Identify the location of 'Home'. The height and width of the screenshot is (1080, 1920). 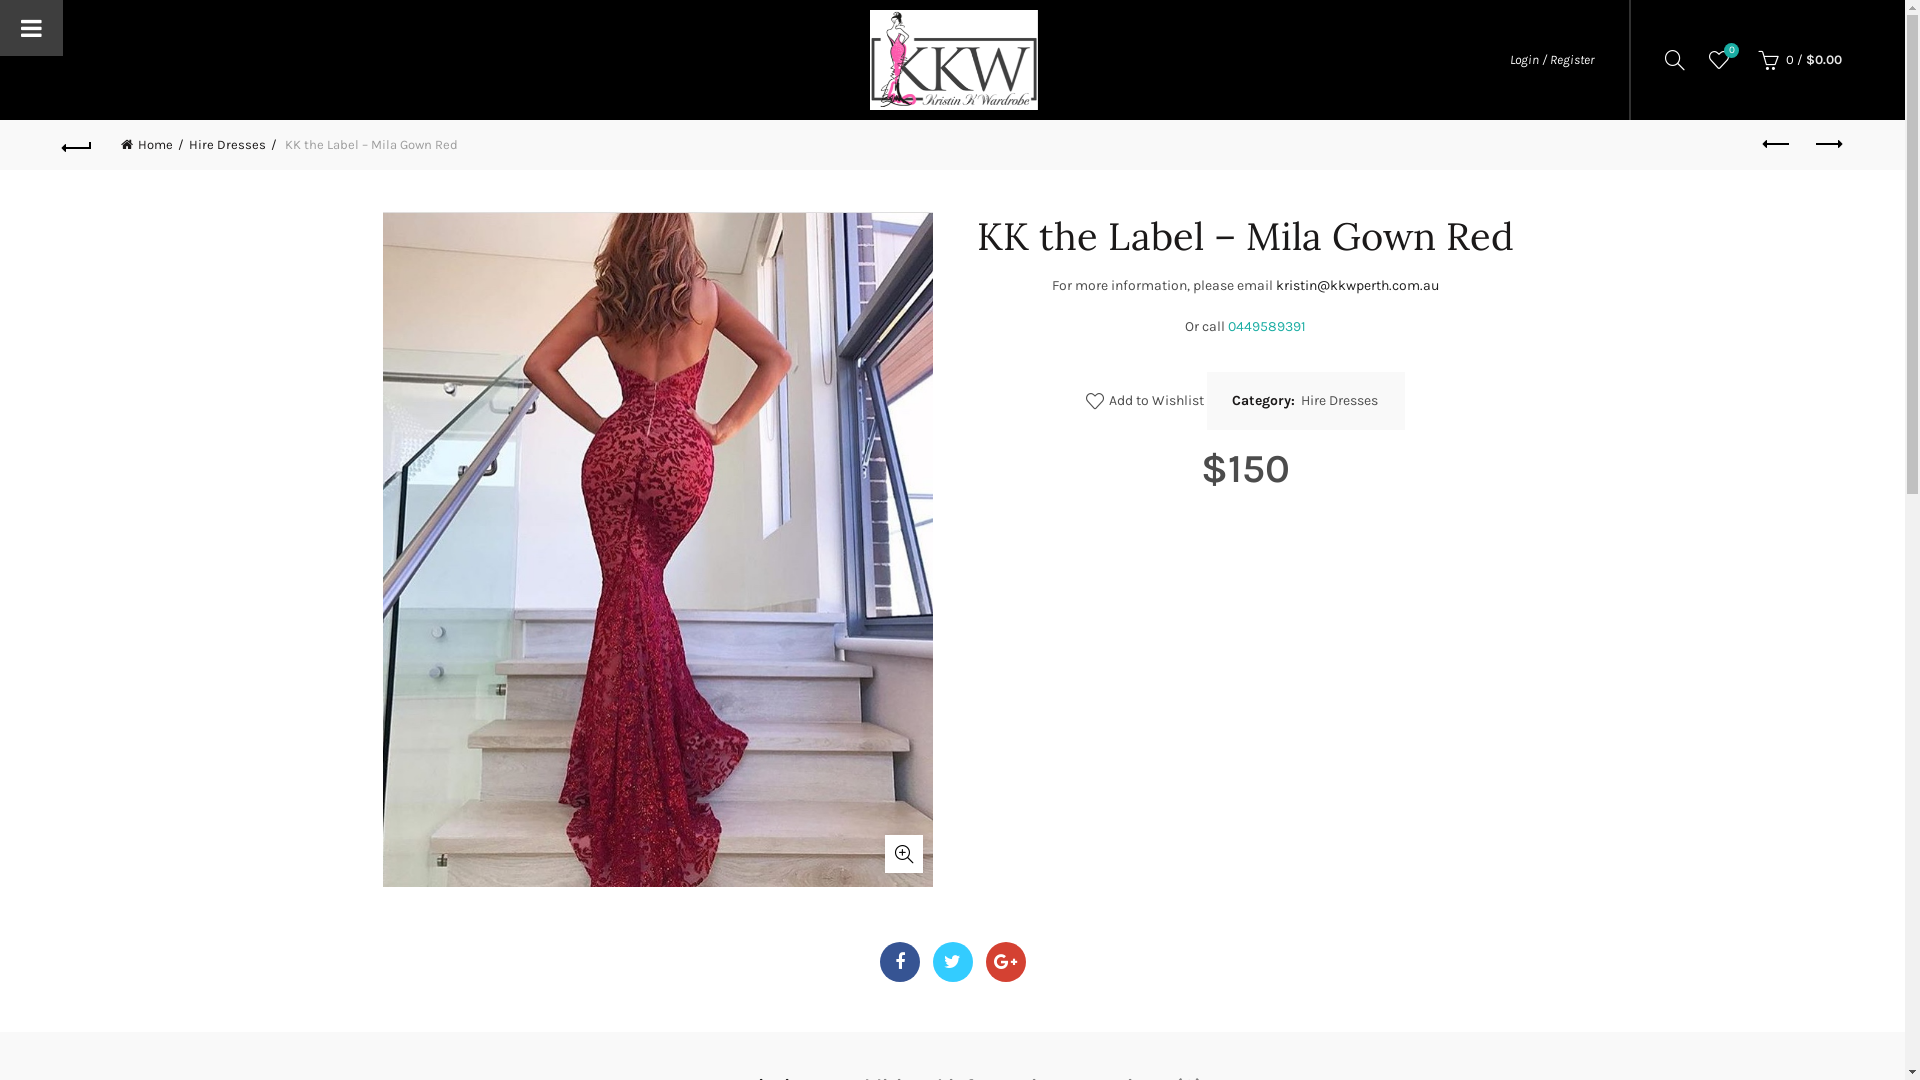
(151, 143).